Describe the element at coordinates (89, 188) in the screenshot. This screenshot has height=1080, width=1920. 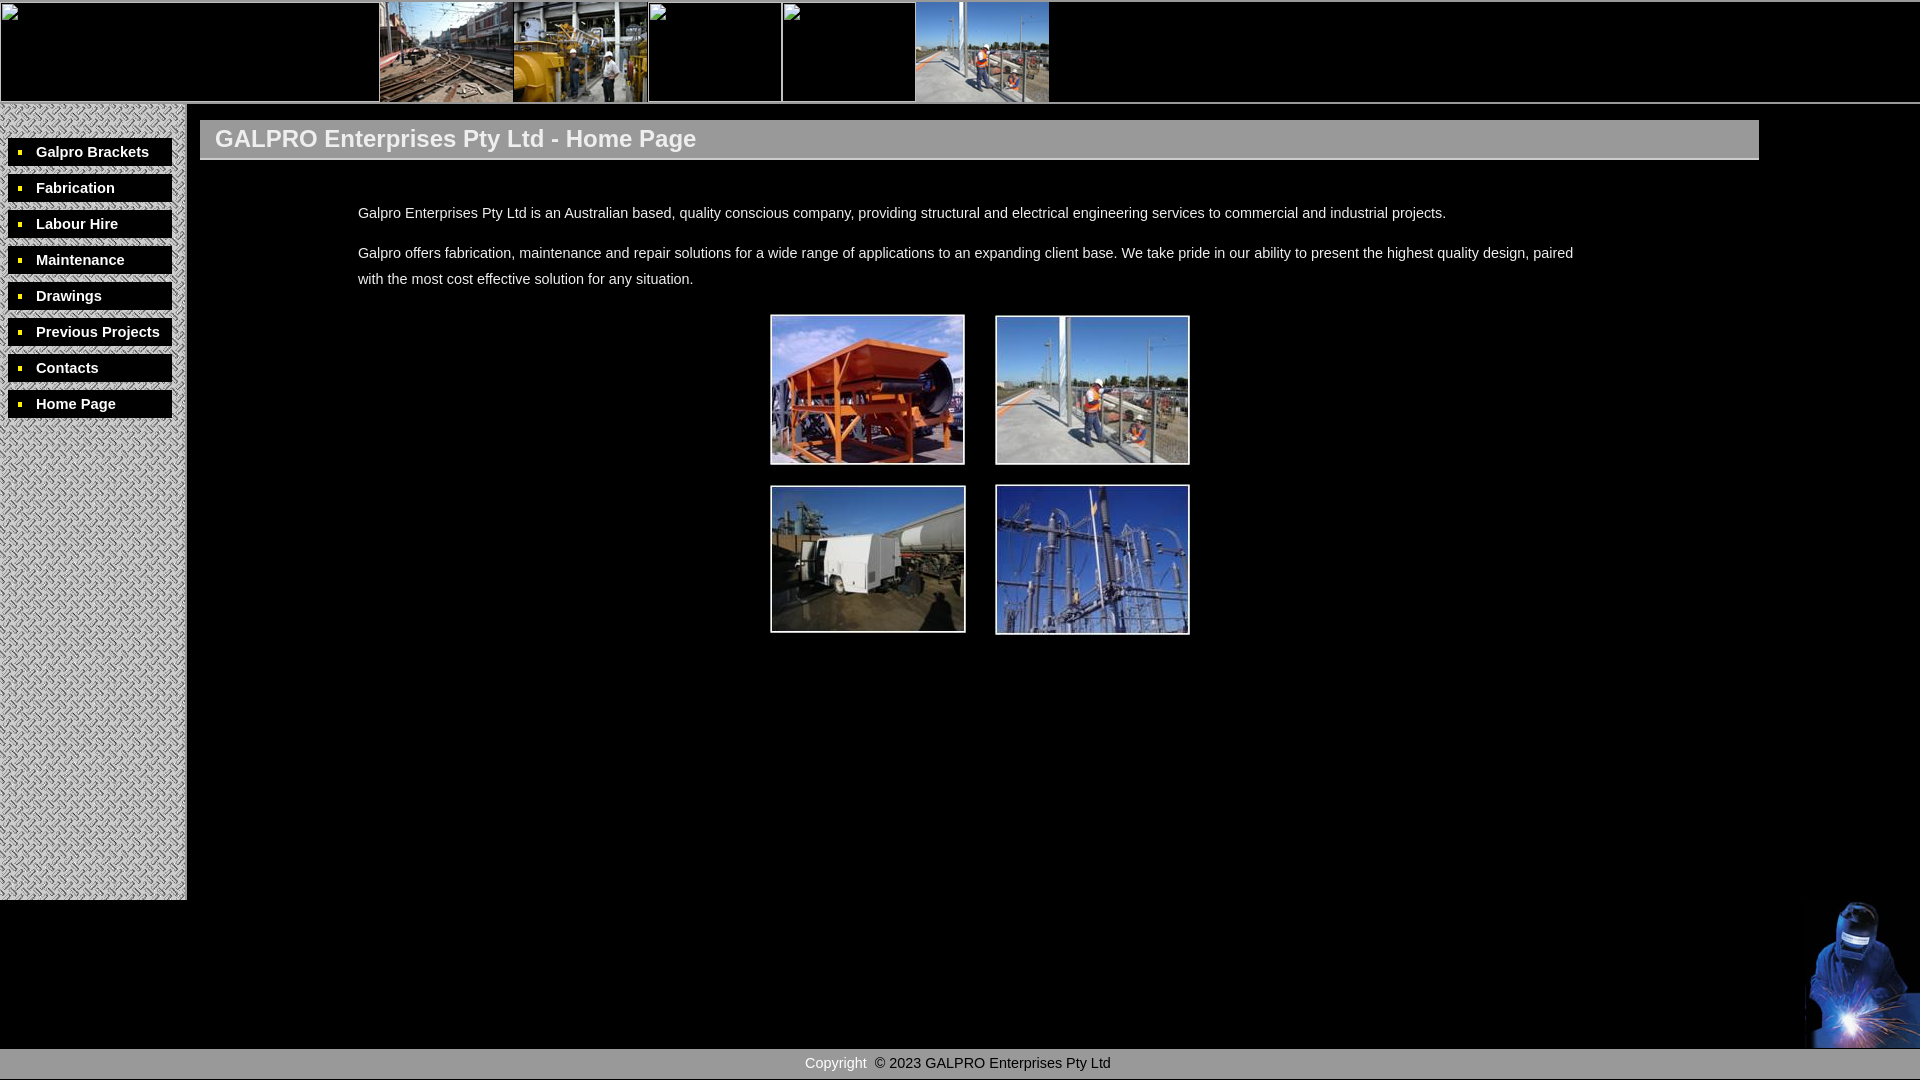
I see `'Fabrication'` at that location.